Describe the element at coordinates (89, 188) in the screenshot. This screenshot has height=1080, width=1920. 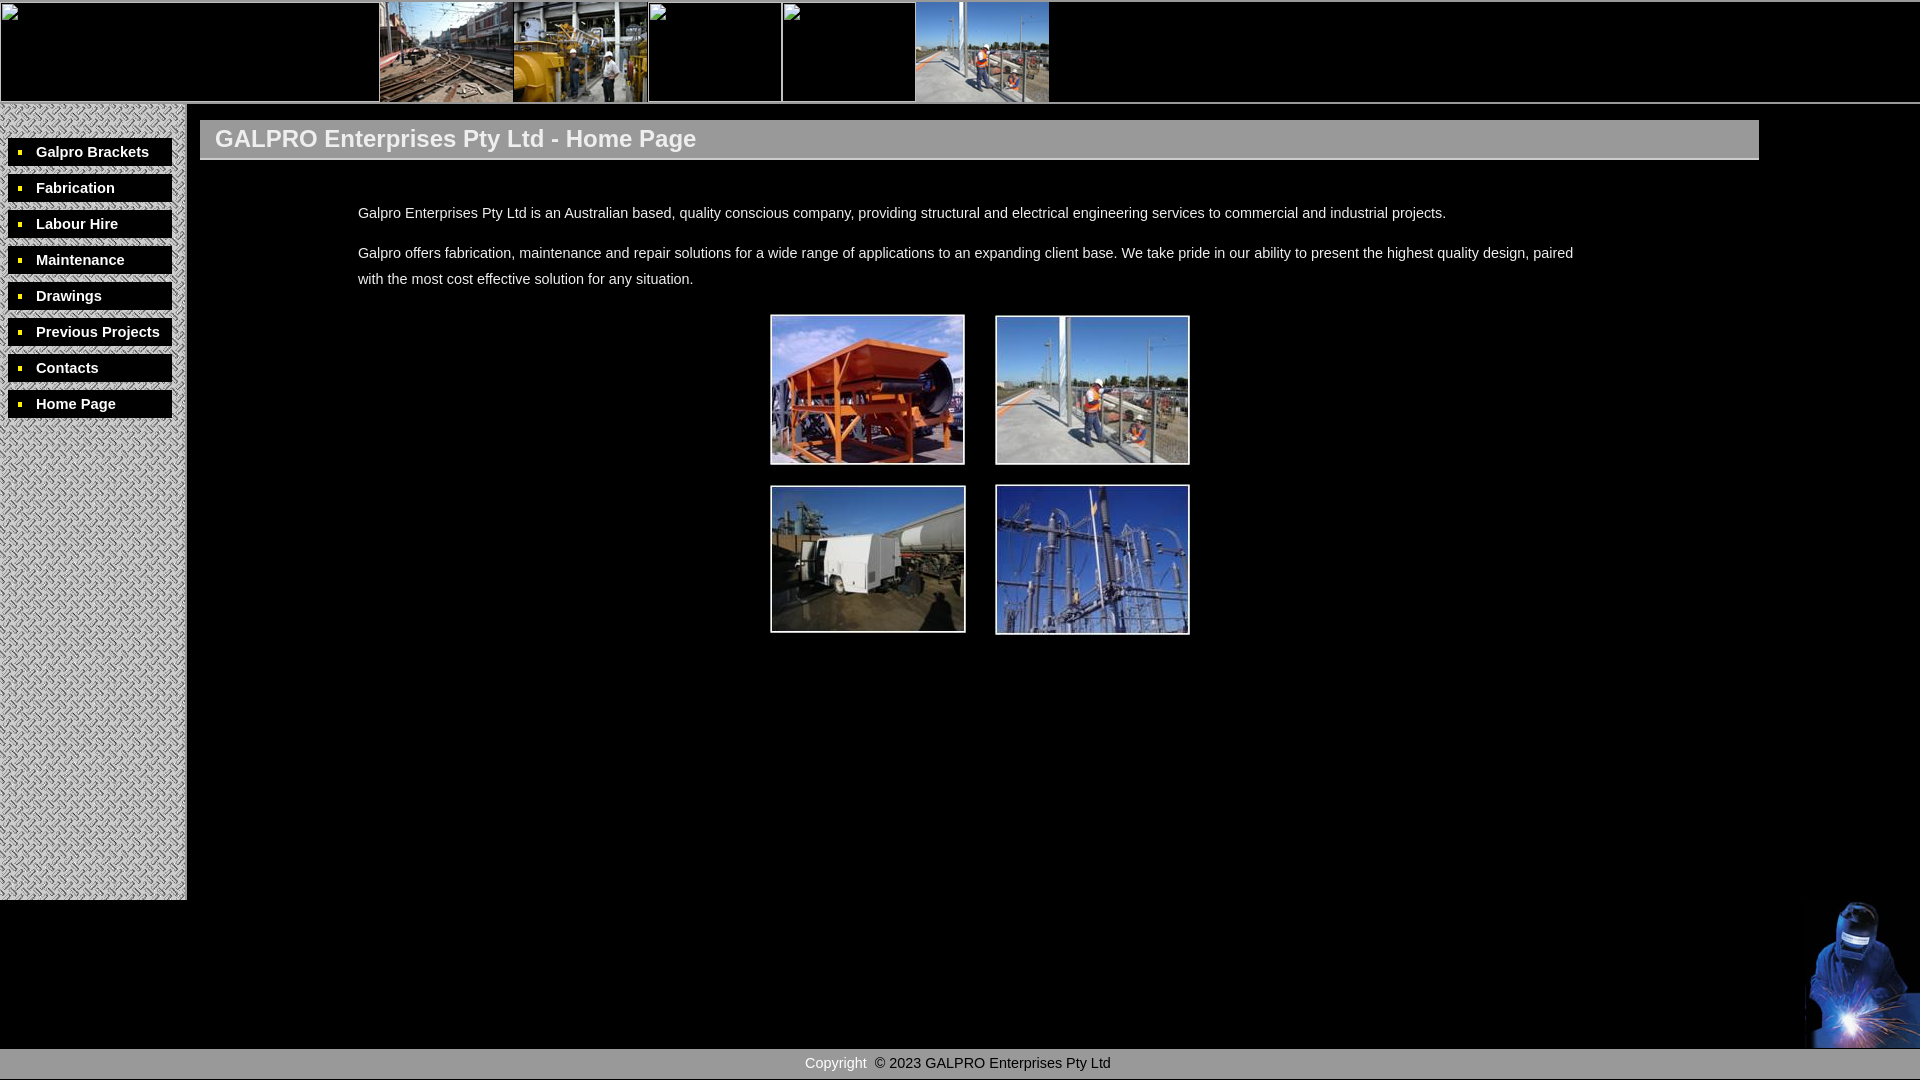
I see `'Fabrication'` at that location.